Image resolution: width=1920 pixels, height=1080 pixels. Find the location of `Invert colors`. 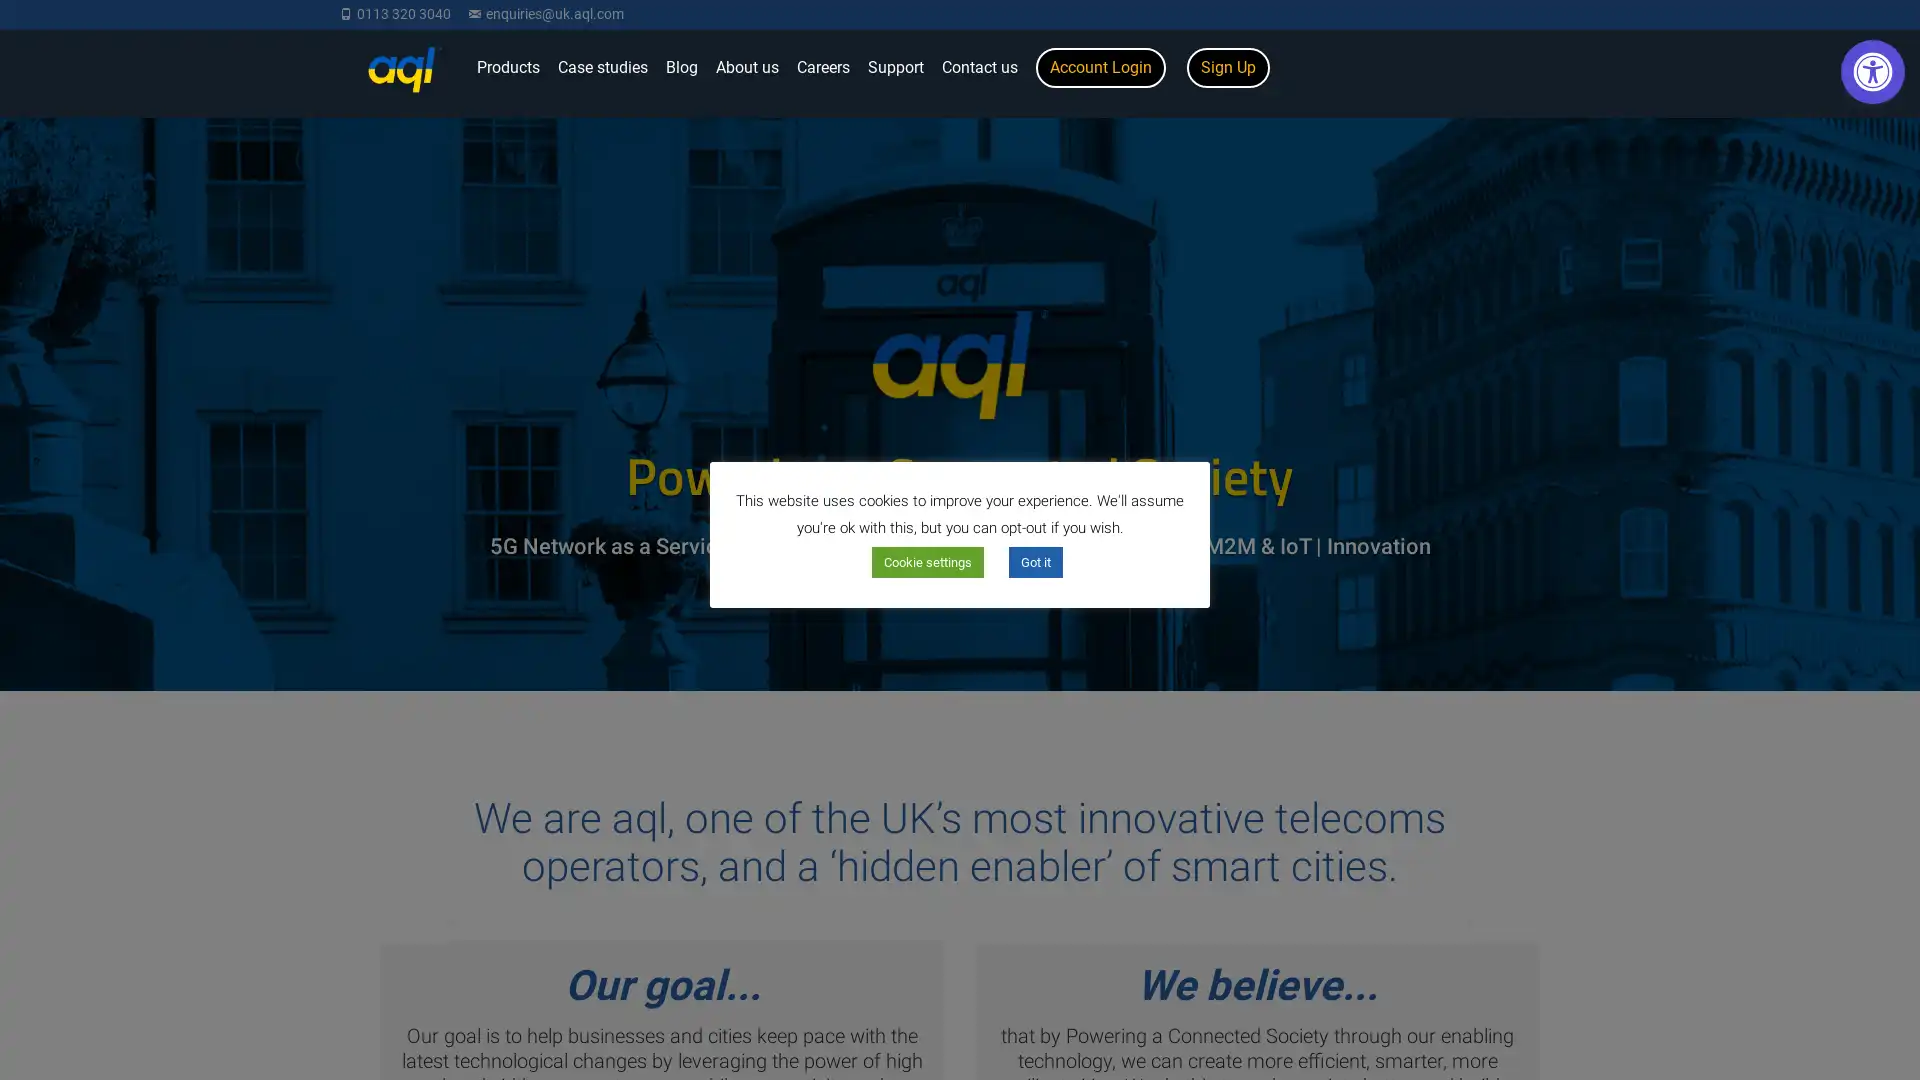

Invert colors is located at coordinates (1595, 218).